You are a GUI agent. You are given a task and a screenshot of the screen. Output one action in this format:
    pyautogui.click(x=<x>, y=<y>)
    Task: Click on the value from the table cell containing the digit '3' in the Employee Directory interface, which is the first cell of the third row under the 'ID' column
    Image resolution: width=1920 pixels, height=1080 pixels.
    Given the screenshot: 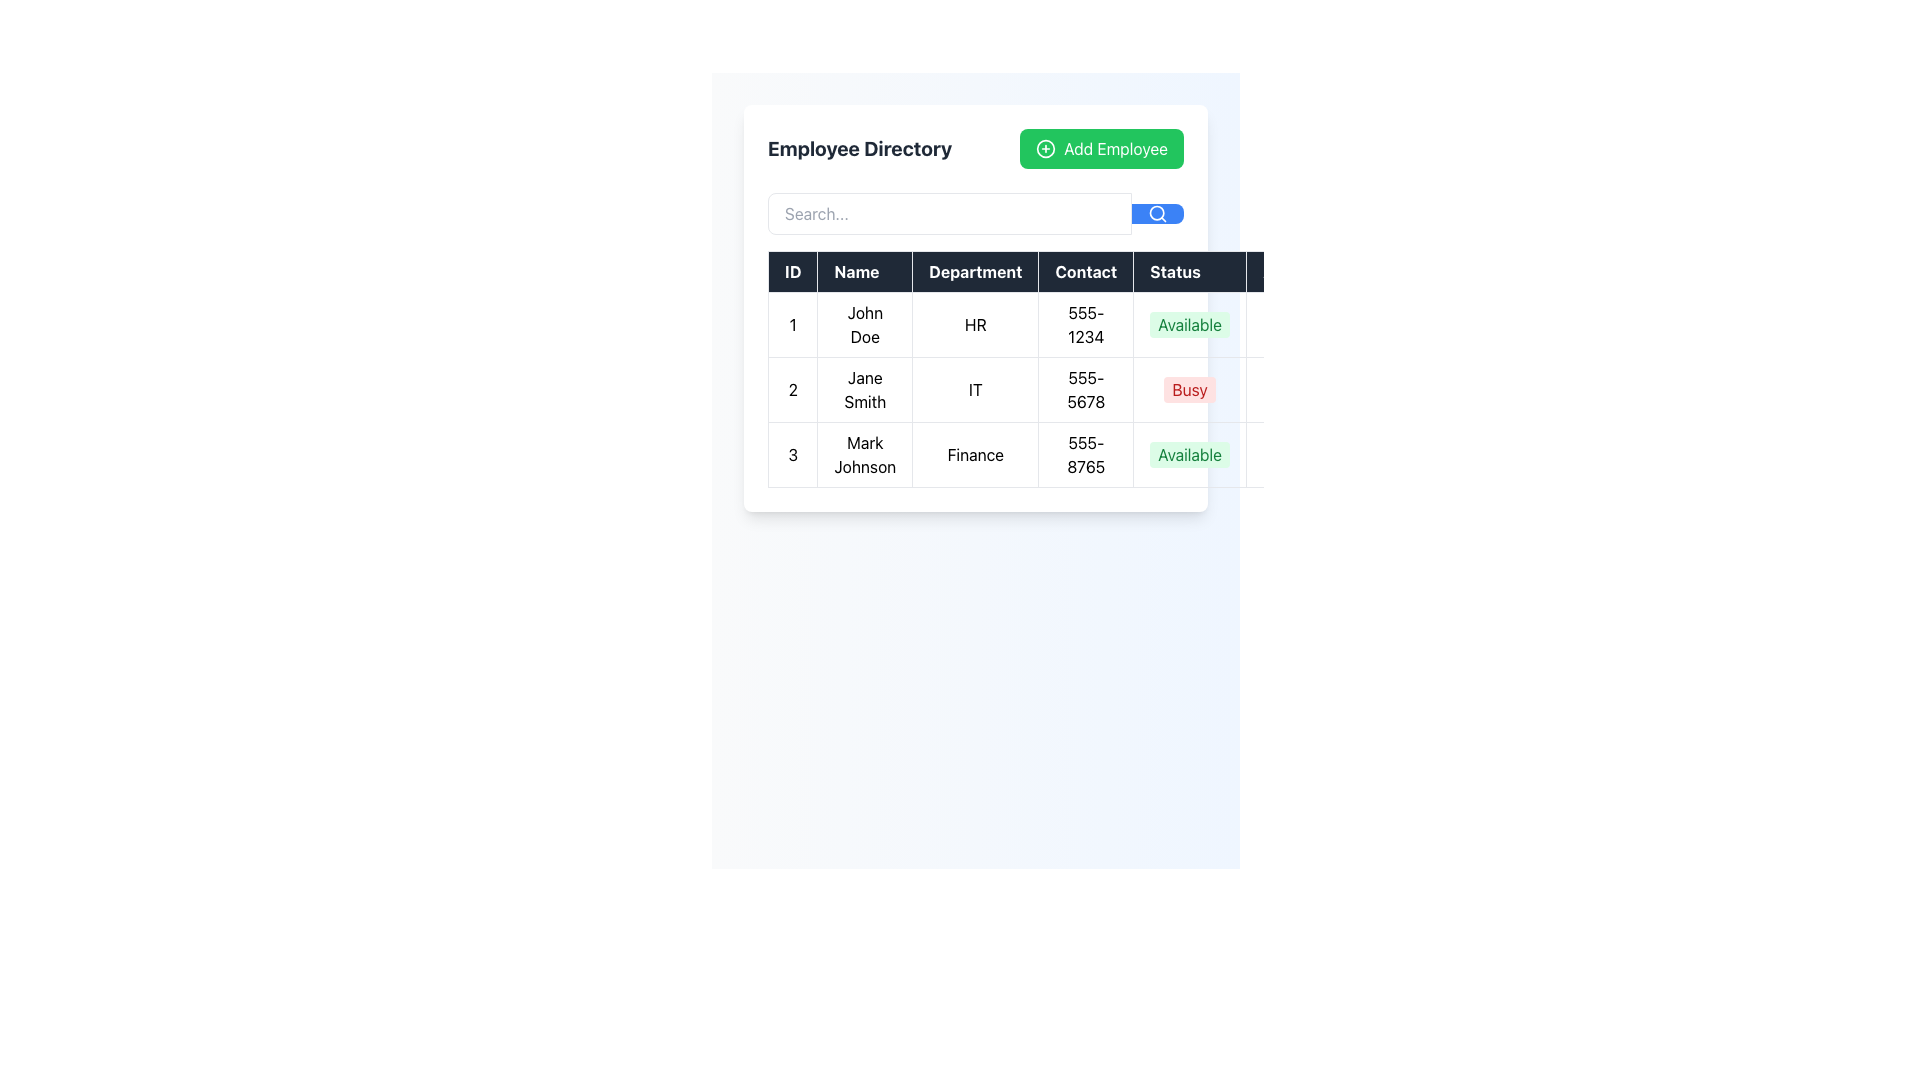 What is the action you would take?
    pyautogui.click(x=792, y=455)
    